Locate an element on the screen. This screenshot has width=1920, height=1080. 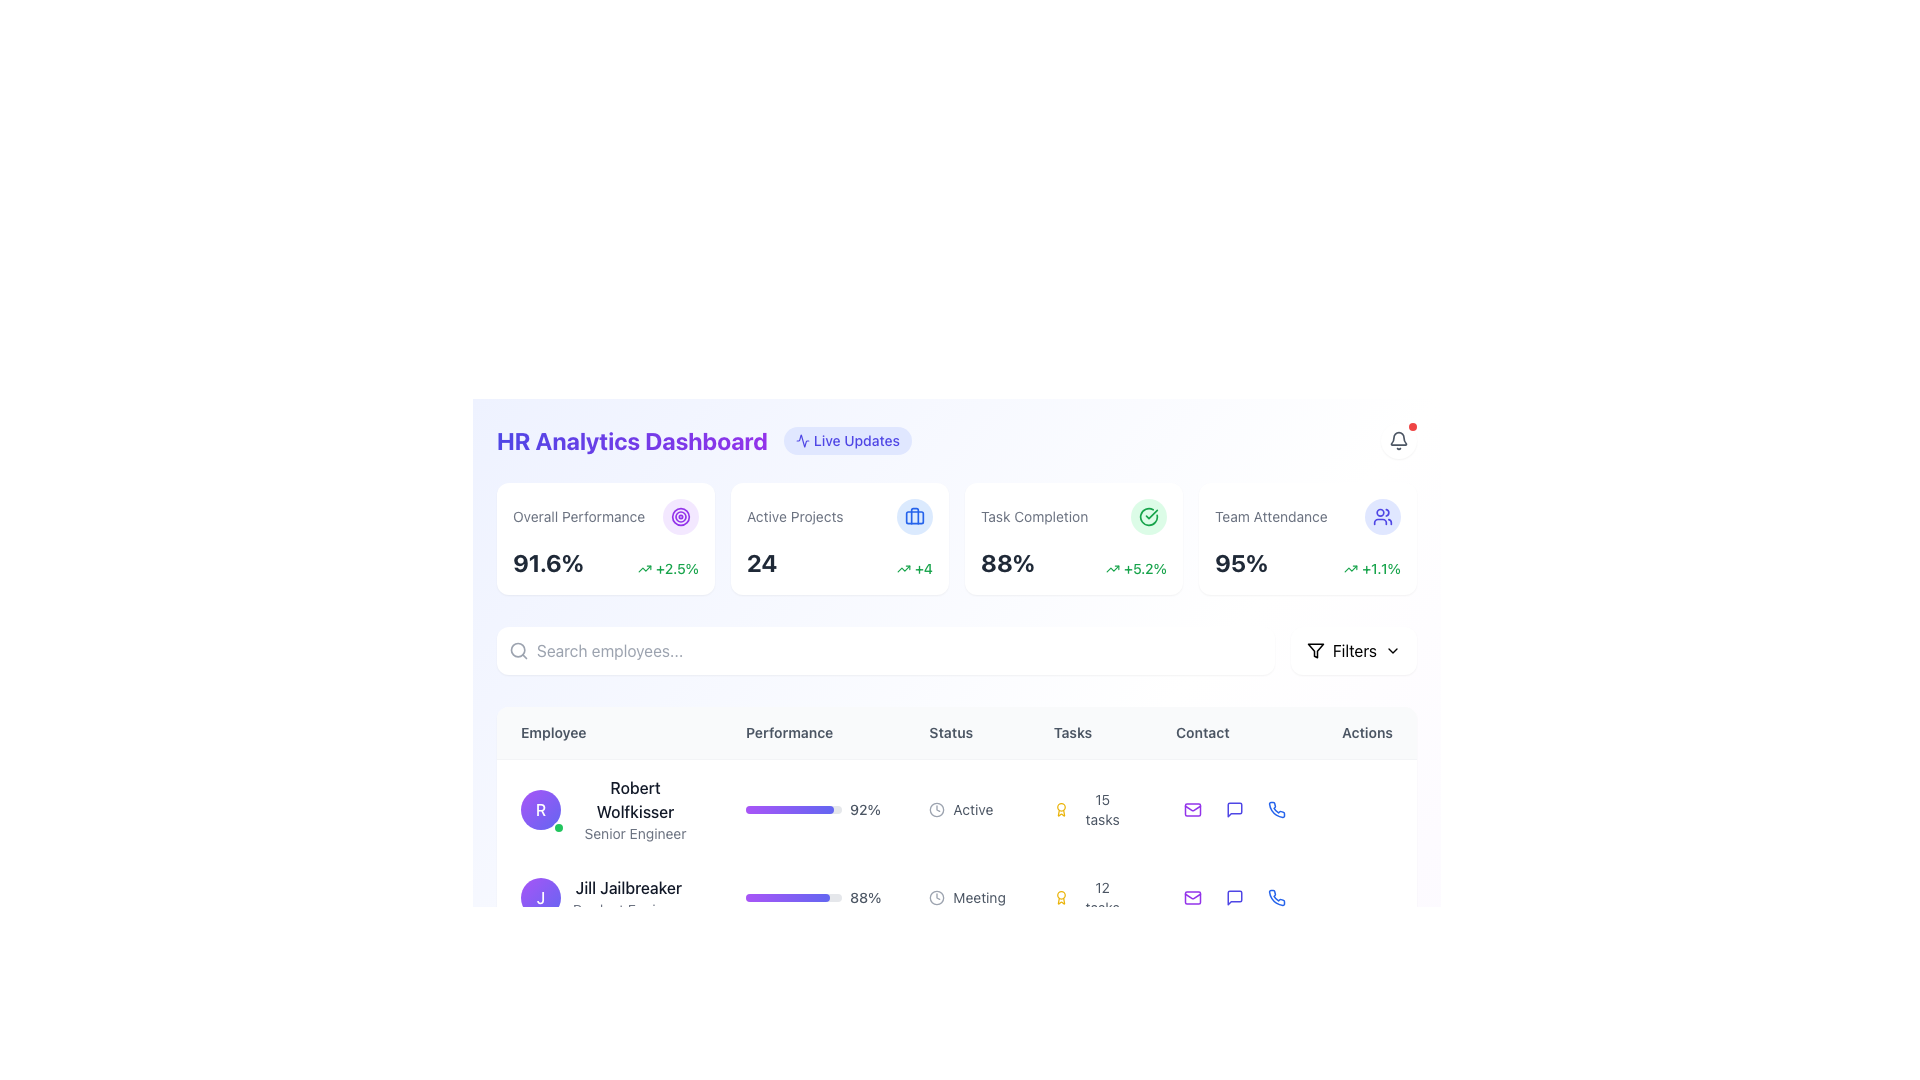
the Text Label that serves as the title for the team attendance statistics, located in the top-right corner of the primary dashboard view is located at coordinates (1308, 515).